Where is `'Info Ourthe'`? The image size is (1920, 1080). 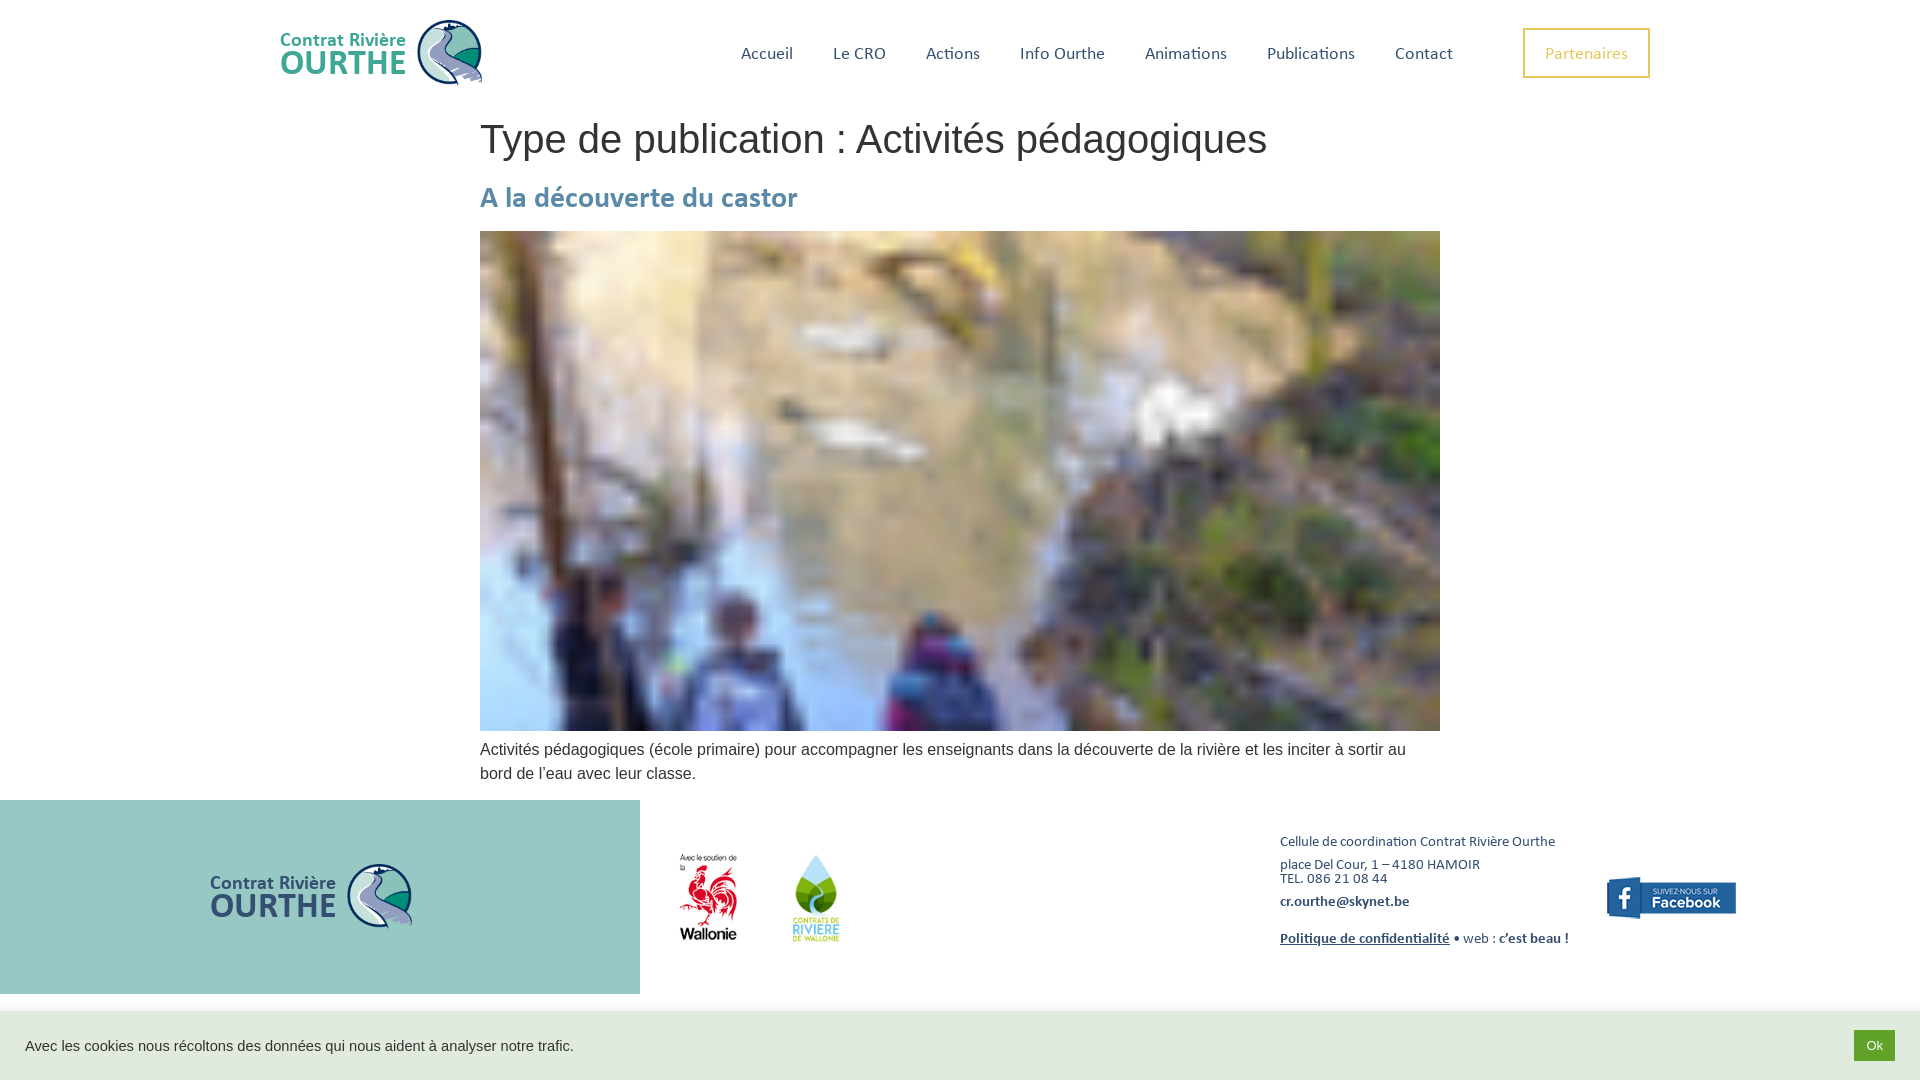
'Info Ourthe' is located at coordinates (1061, 52).